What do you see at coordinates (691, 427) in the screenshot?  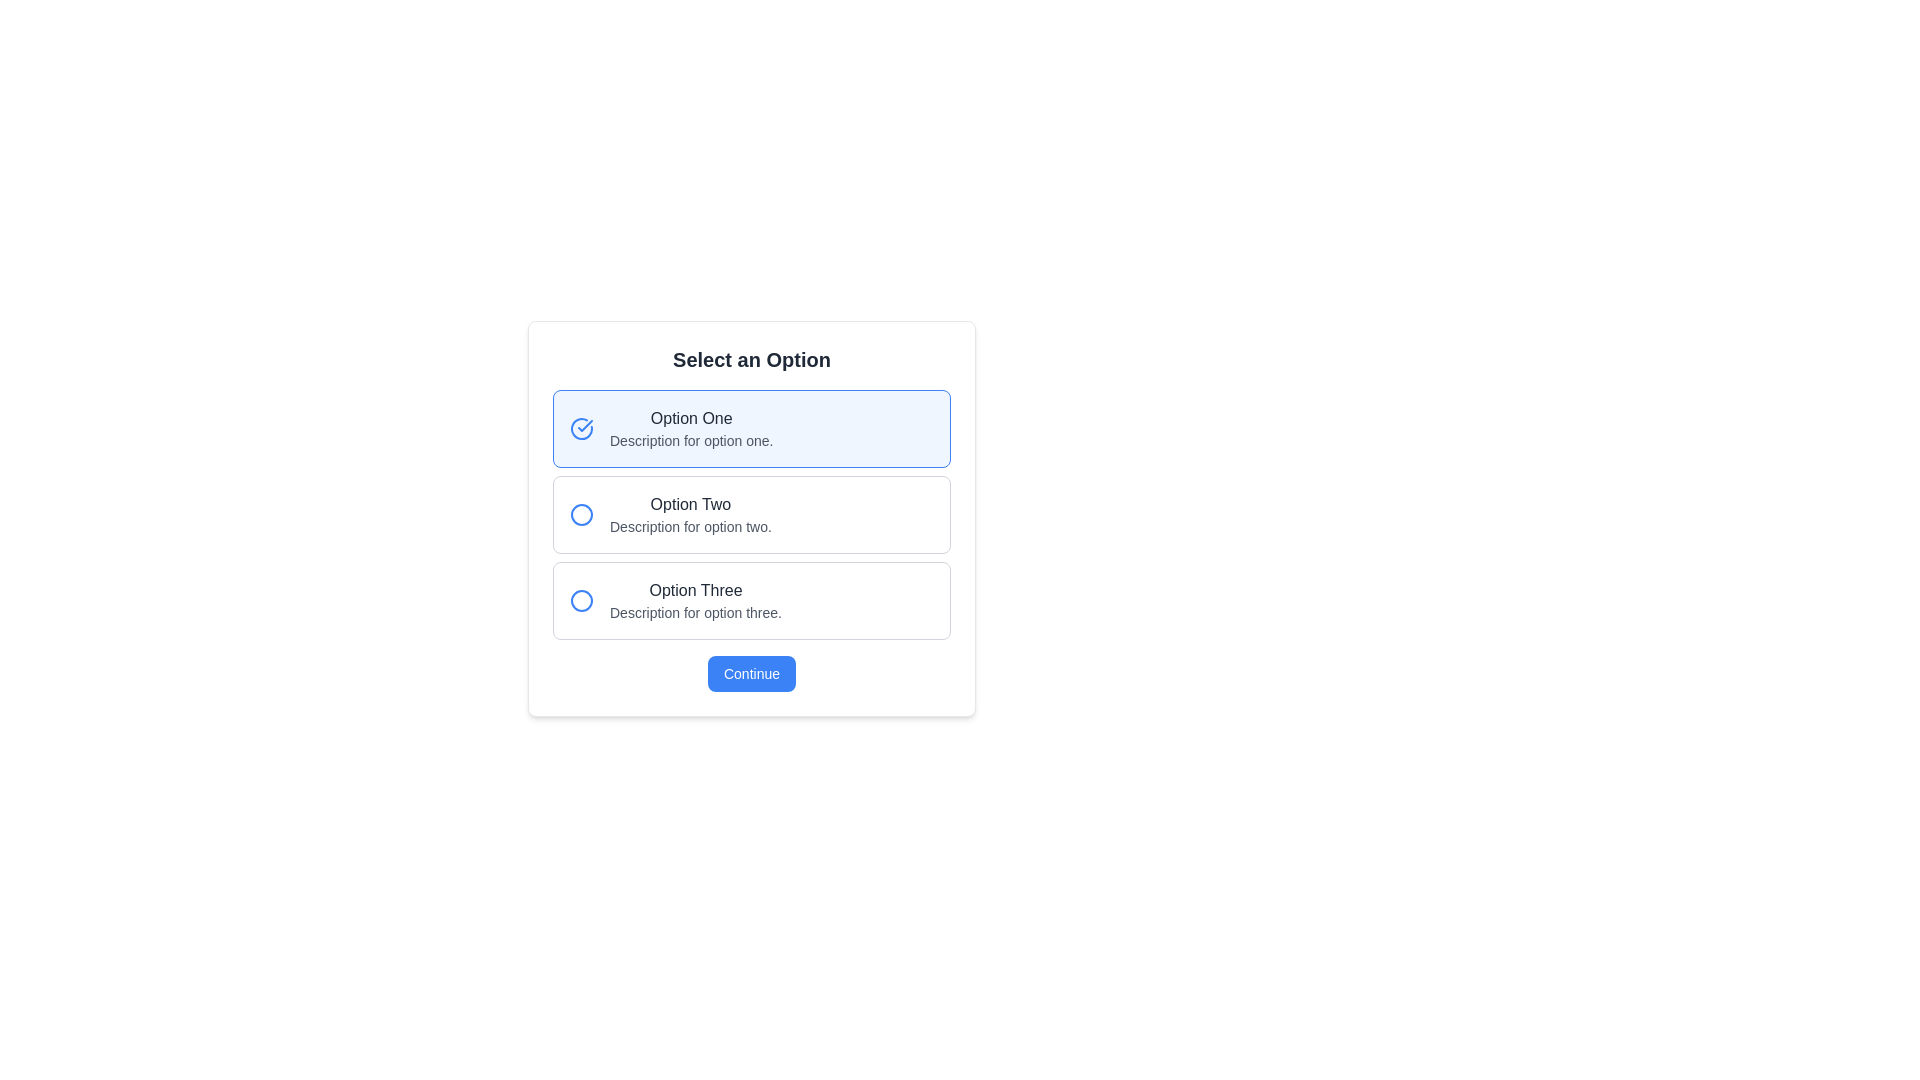 I see `the first selectable option` at bounding box center [691, 427].